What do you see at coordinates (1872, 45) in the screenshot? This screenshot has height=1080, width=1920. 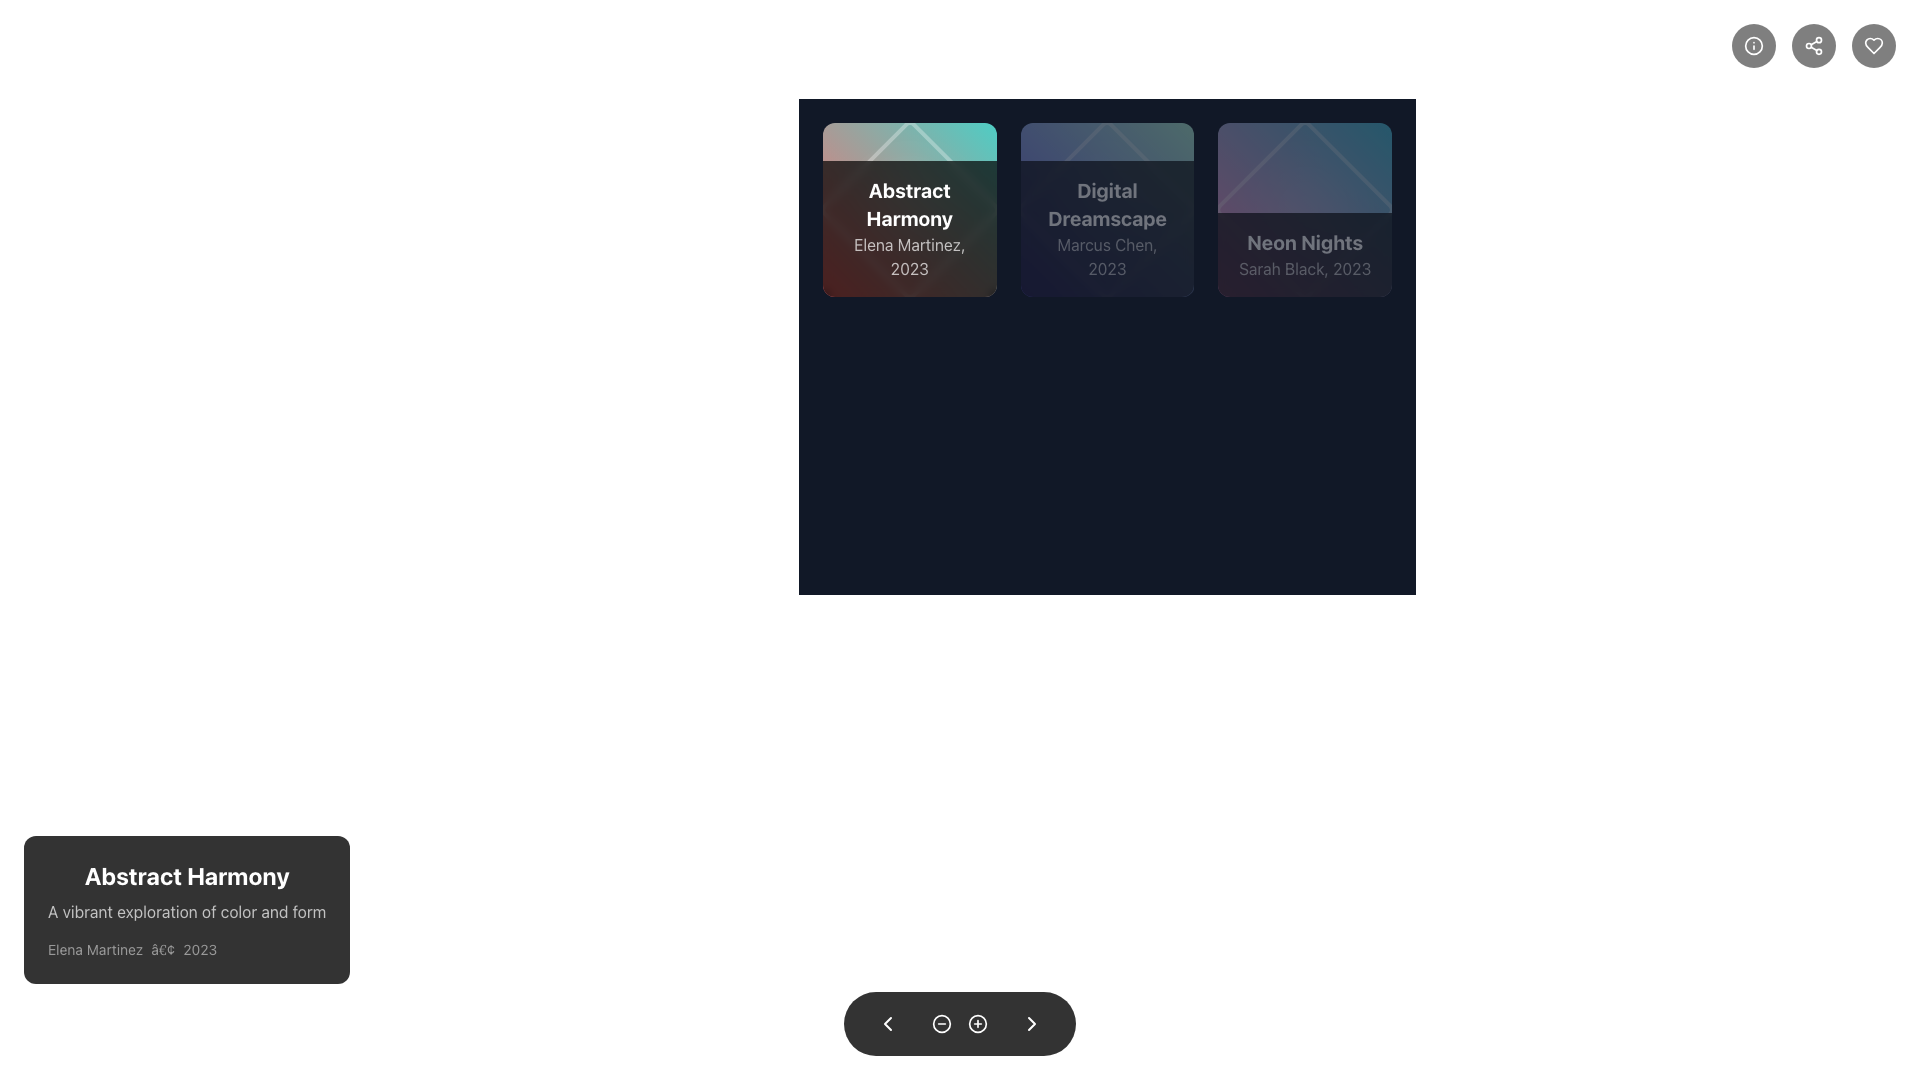 I see `the heart-shaped icon in the upper right corner of the interface to favorite or unfavorite an item` at bounding box center [1872, 45].